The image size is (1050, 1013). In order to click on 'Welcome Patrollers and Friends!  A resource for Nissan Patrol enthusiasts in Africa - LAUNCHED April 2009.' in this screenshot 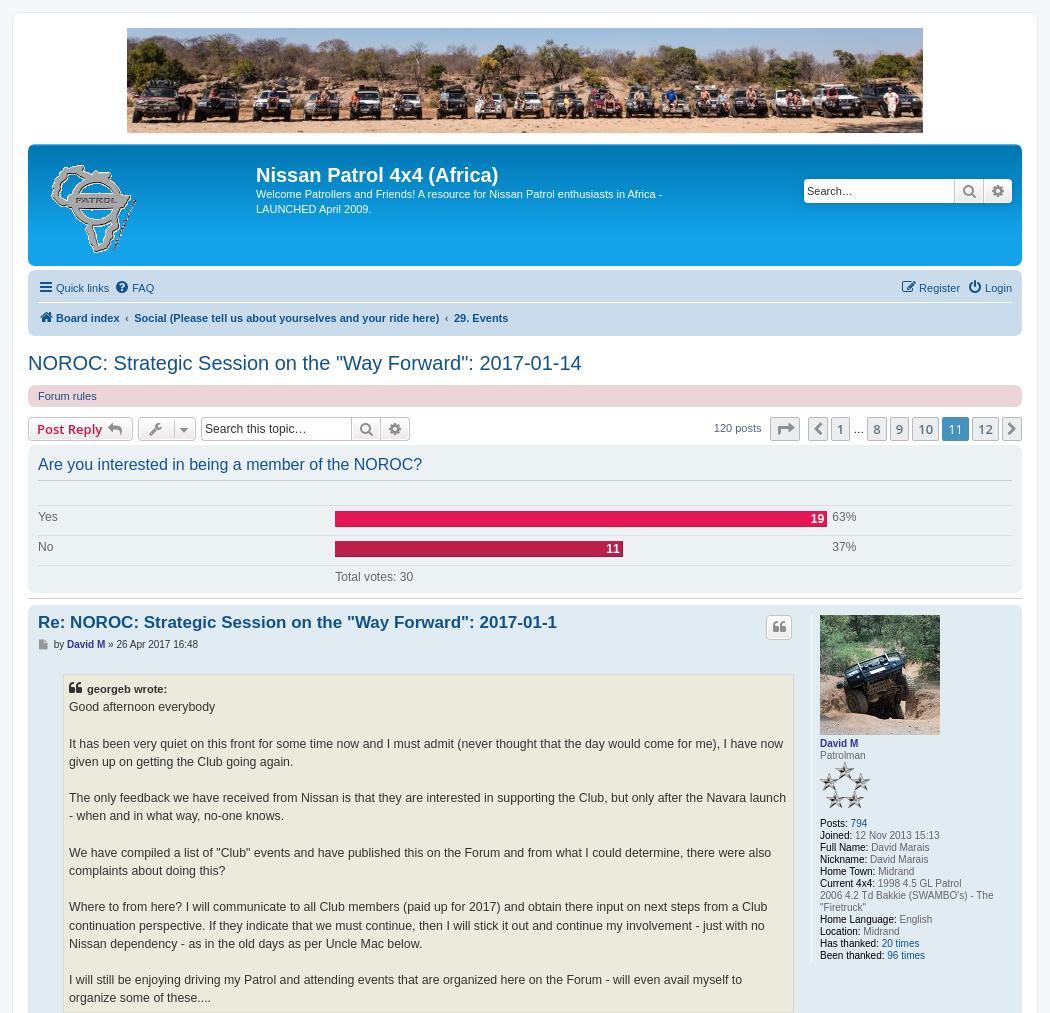, I will do `click(458, 200)`.